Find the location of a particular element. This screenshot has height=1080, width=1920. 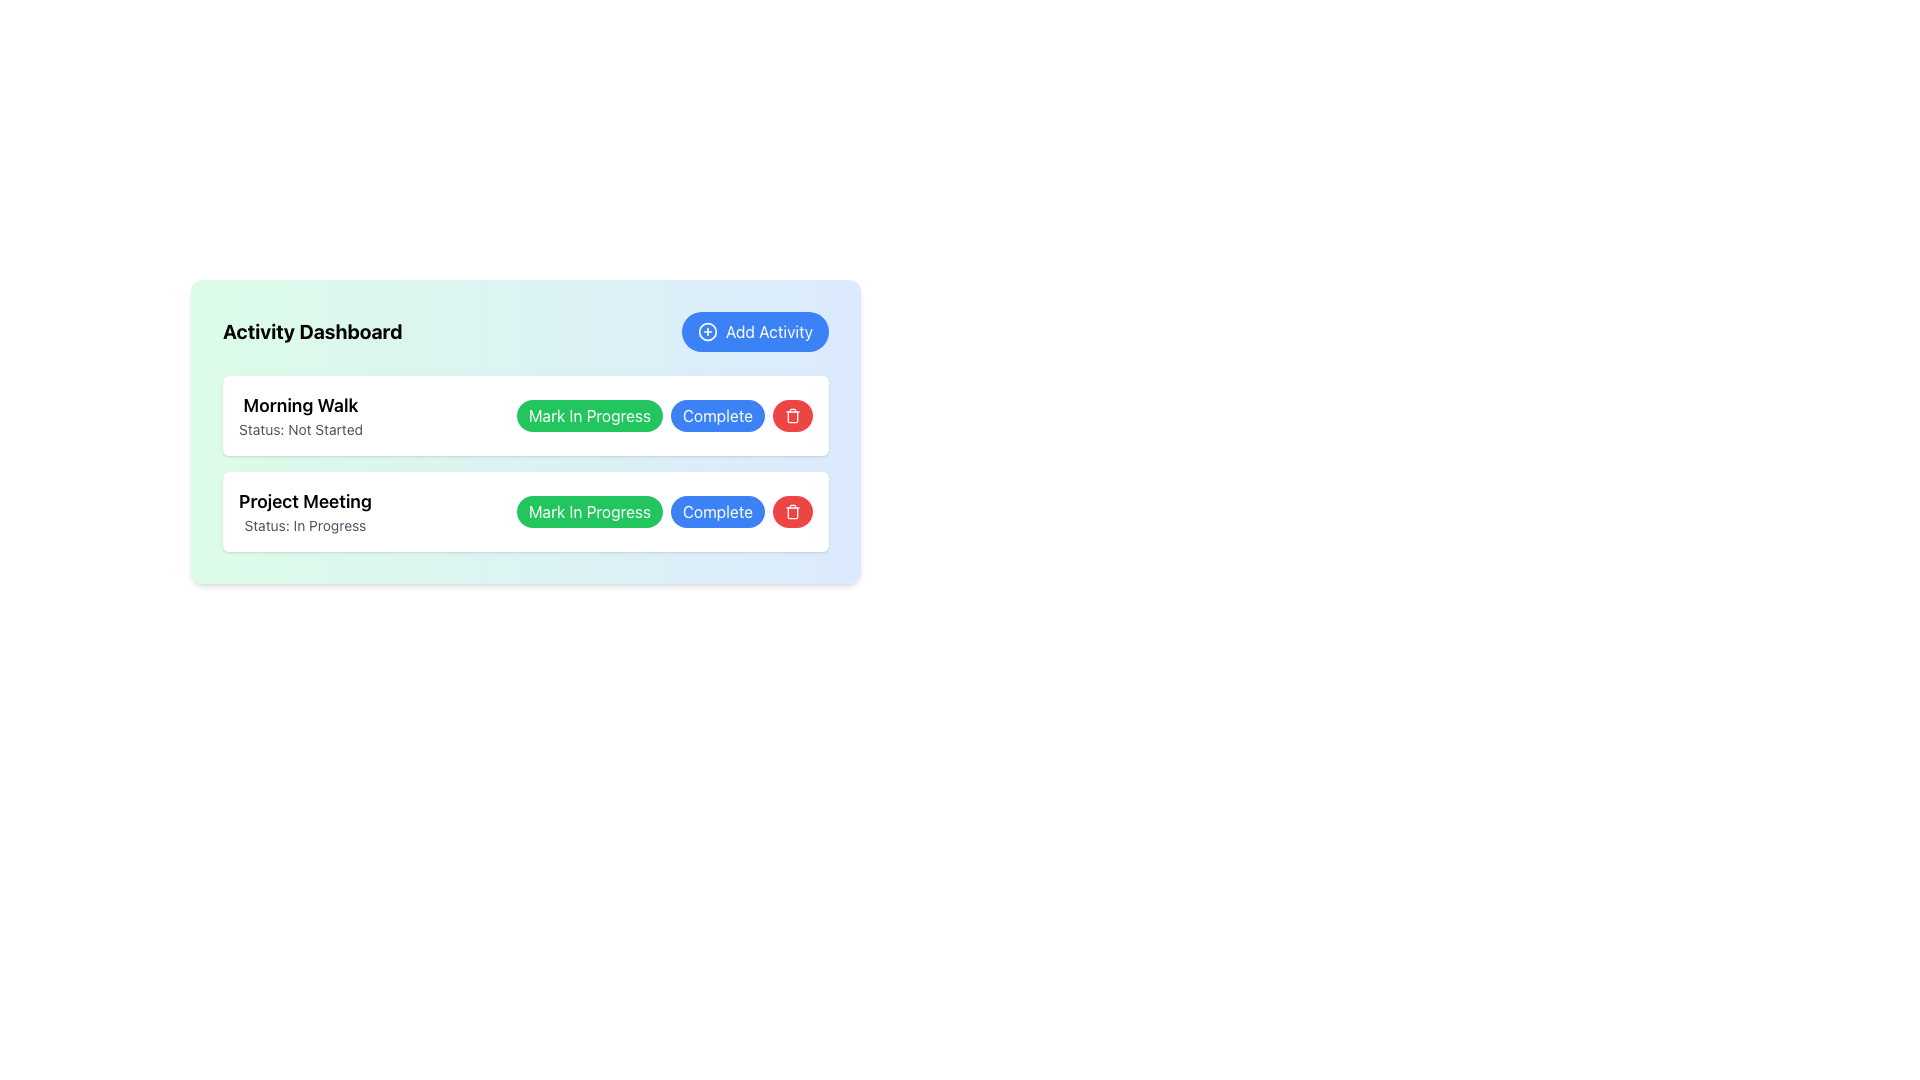

the compact, circular red button with a white trashcan icon is located at coordinates (791, 511).